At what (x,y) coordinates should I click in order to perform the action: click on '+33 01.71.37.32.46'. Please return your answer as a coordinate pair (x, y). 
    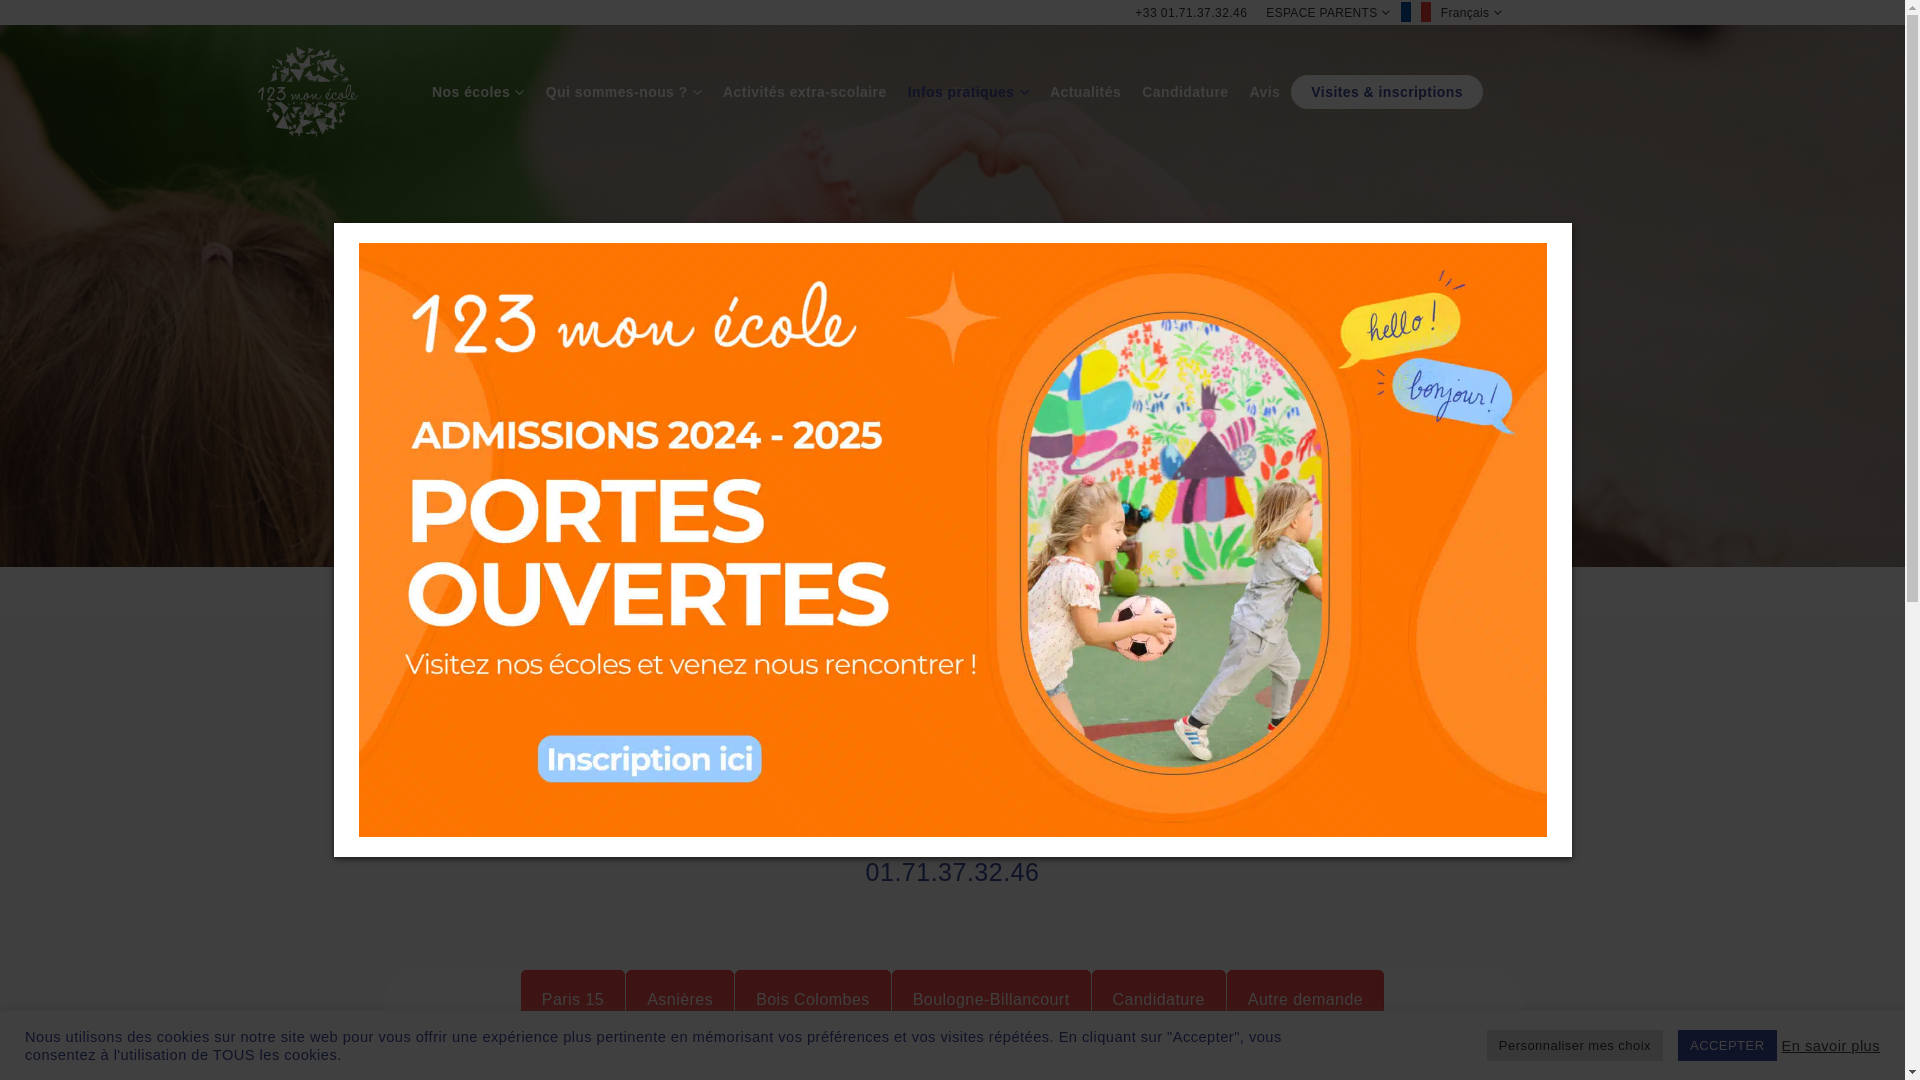
    Looking at the image, I should click on (1190, 12).